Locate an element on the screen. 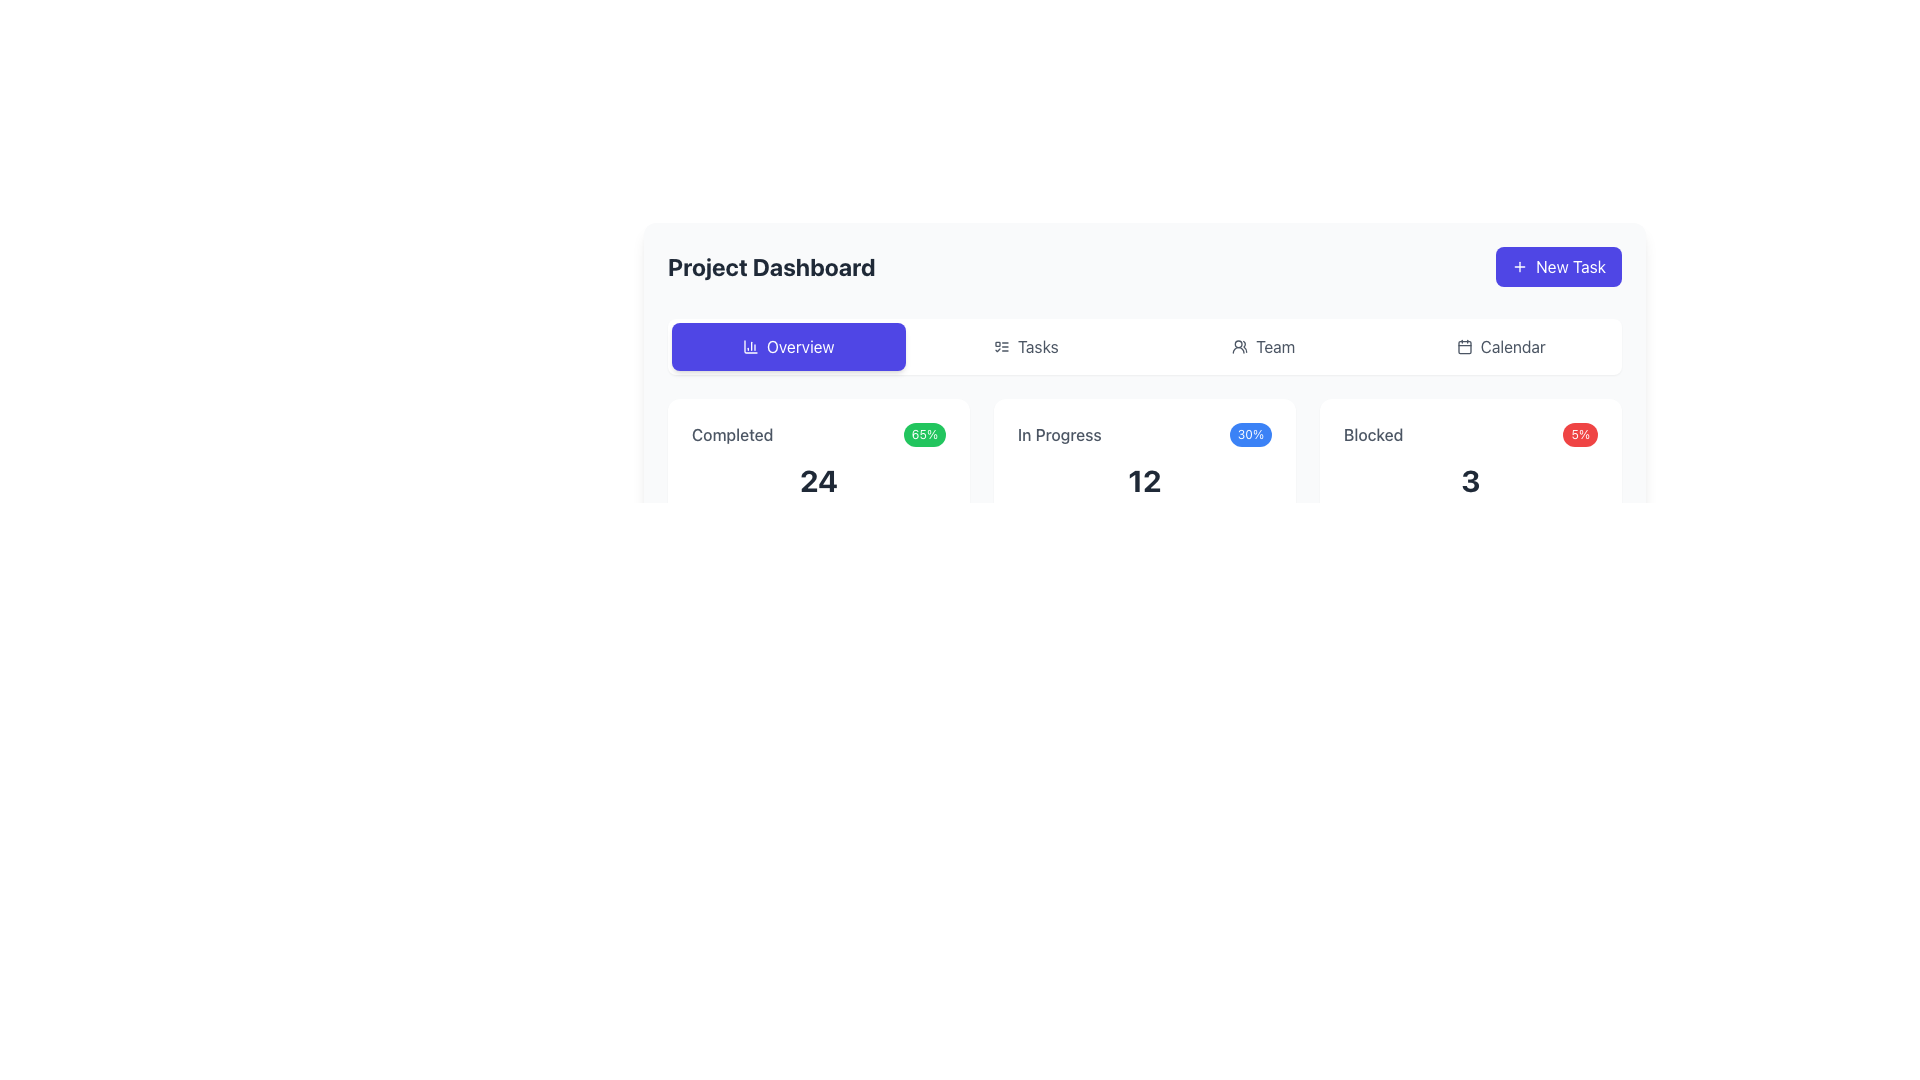 The image size is (1920, 1080). the badge of the status indicator labeled 'Blocked', which displays '5%' on the right side is located at coordinates (1470, 434).